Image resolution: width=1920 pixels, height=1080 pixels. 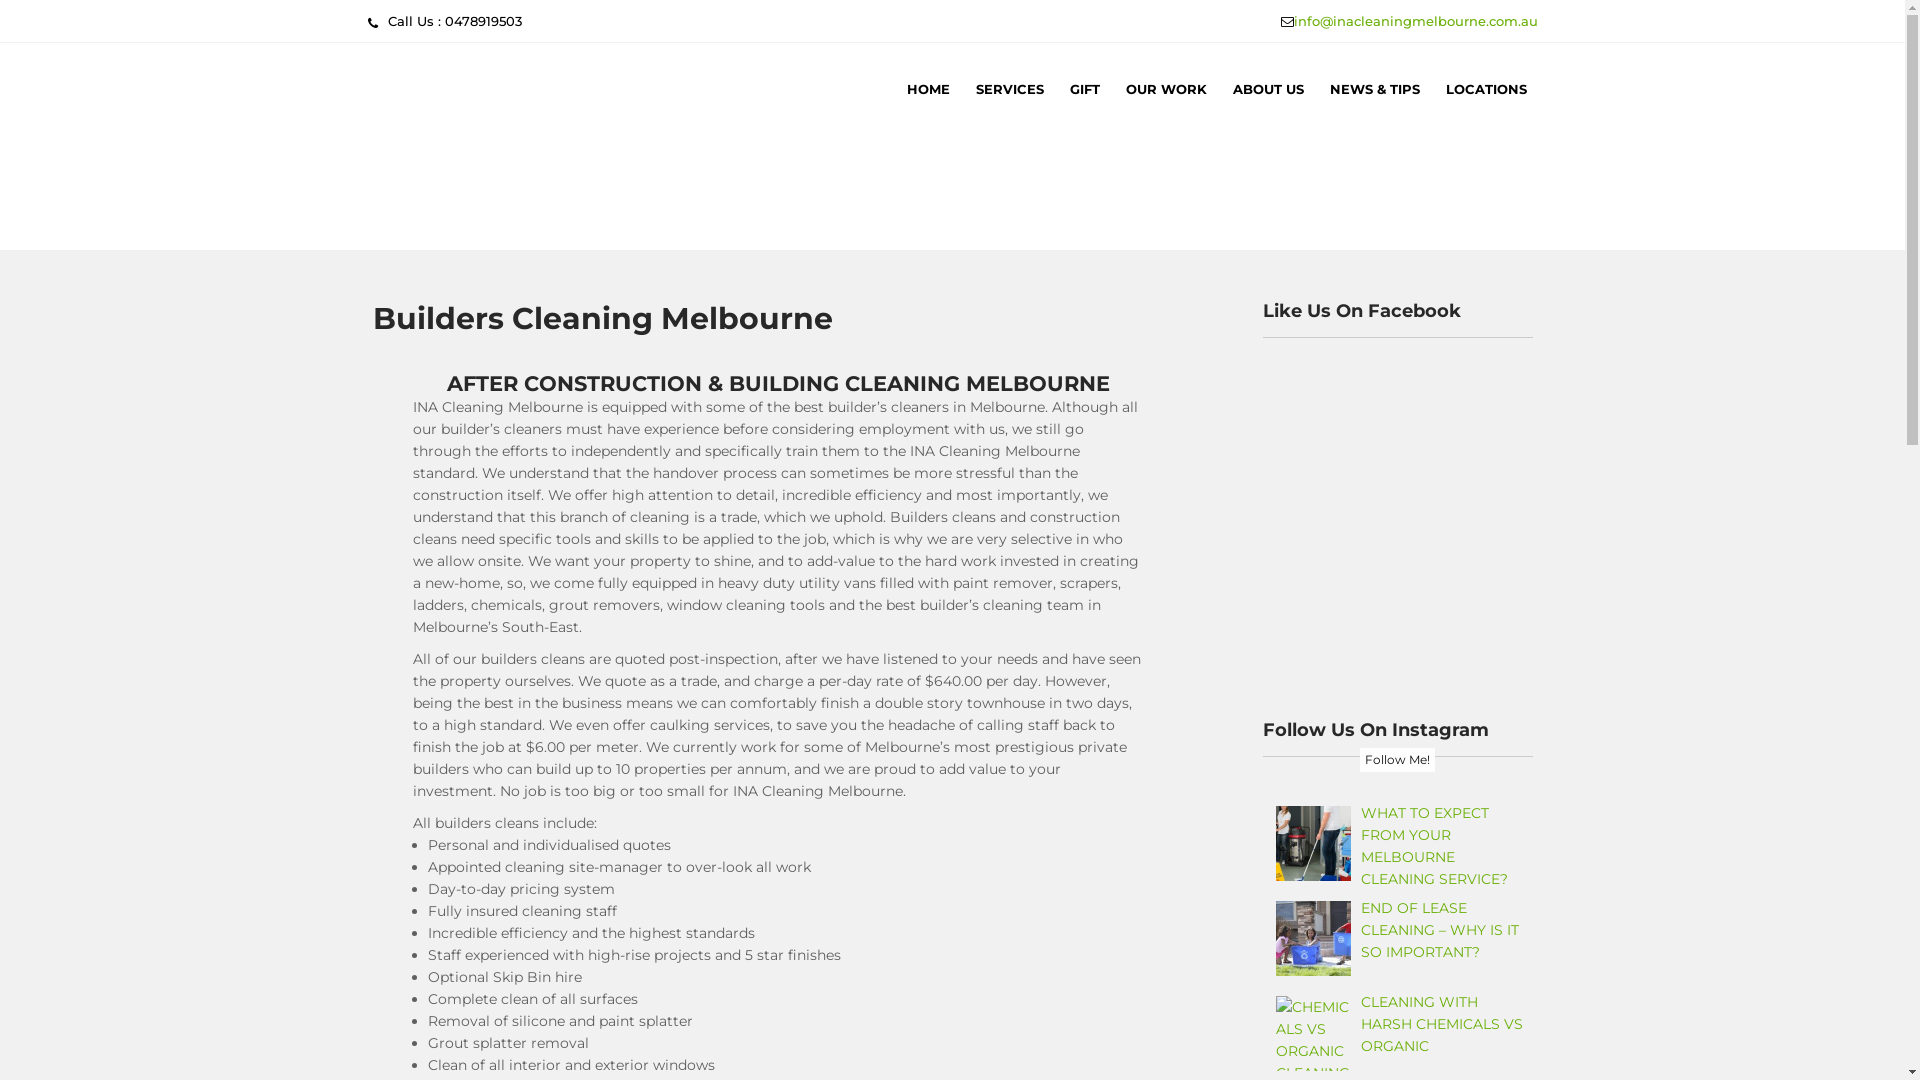 What do you see at coordinates (1433, 845) in the screenshot?
I see `'WHAT TO EXPECT FROM YOUR MELBOURNE CLEANING SERVICE?'` at bounding box center [1433, 845].